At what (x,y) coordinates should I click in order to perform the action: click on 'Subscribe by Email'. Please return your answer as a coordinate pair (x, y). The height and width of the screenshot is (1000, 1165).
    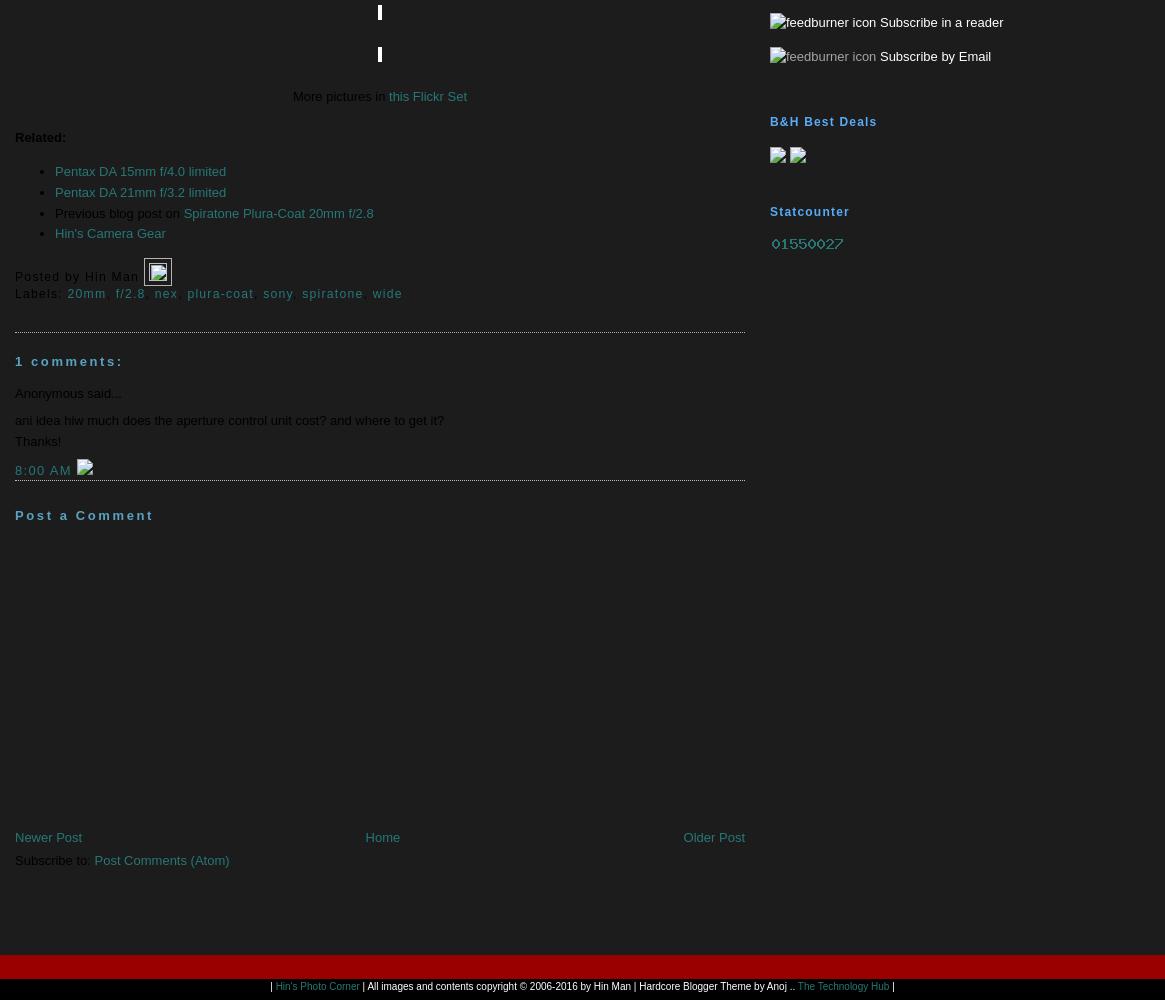
    Looking at the image, I should click on (934, 56).